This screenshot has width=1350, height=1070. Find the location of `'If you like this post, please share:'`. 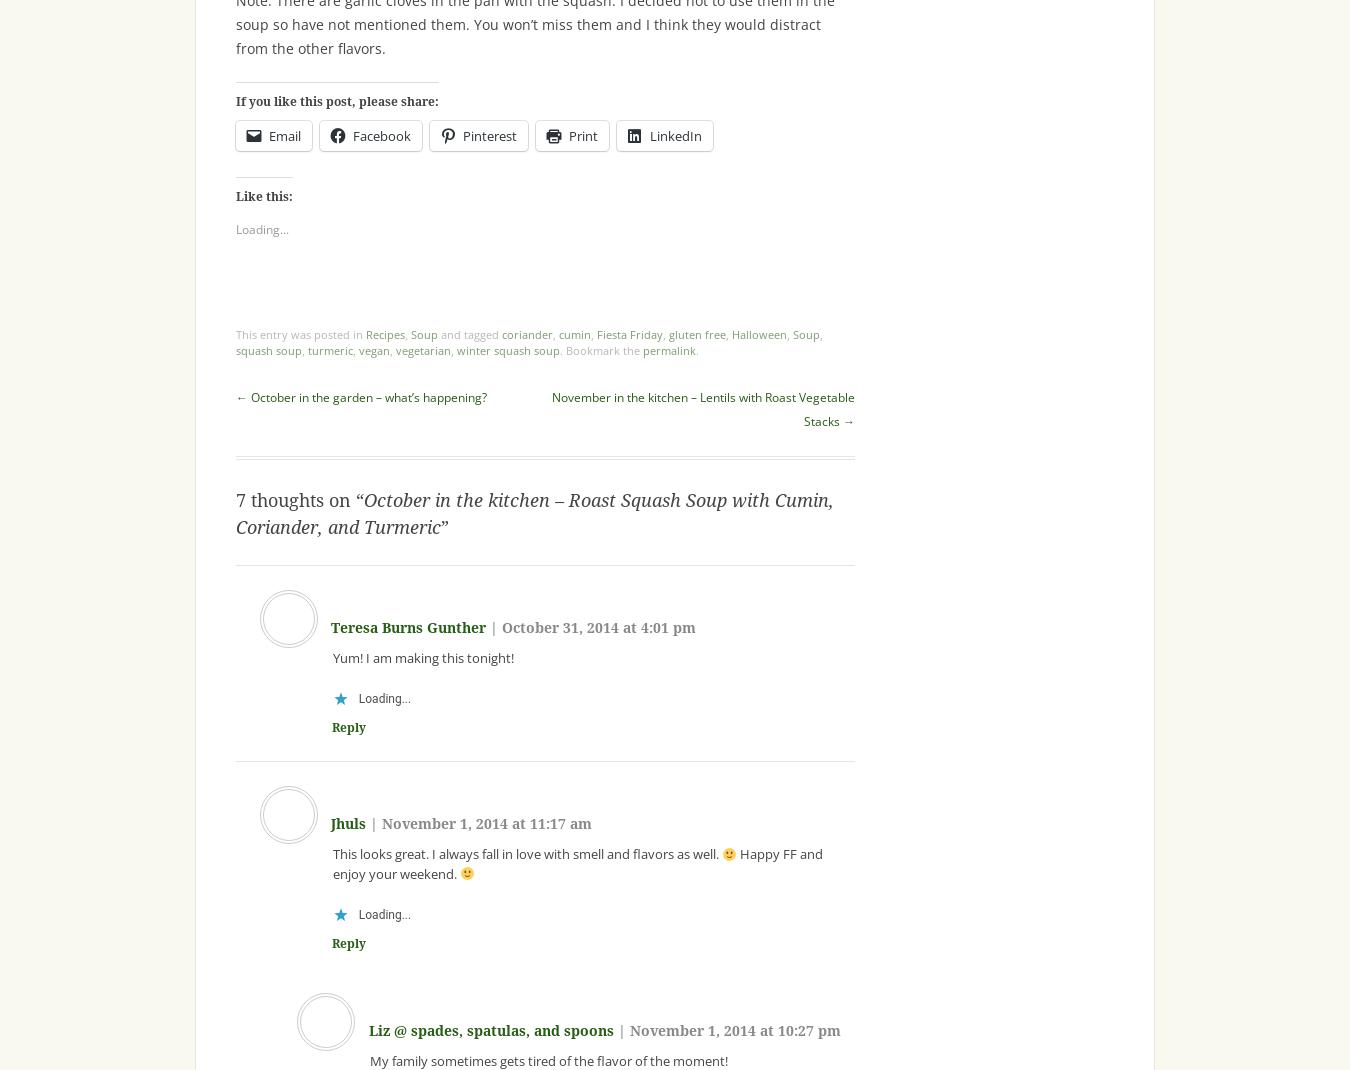

'If you like this post, please share:' is located at coordinates (336, 101).